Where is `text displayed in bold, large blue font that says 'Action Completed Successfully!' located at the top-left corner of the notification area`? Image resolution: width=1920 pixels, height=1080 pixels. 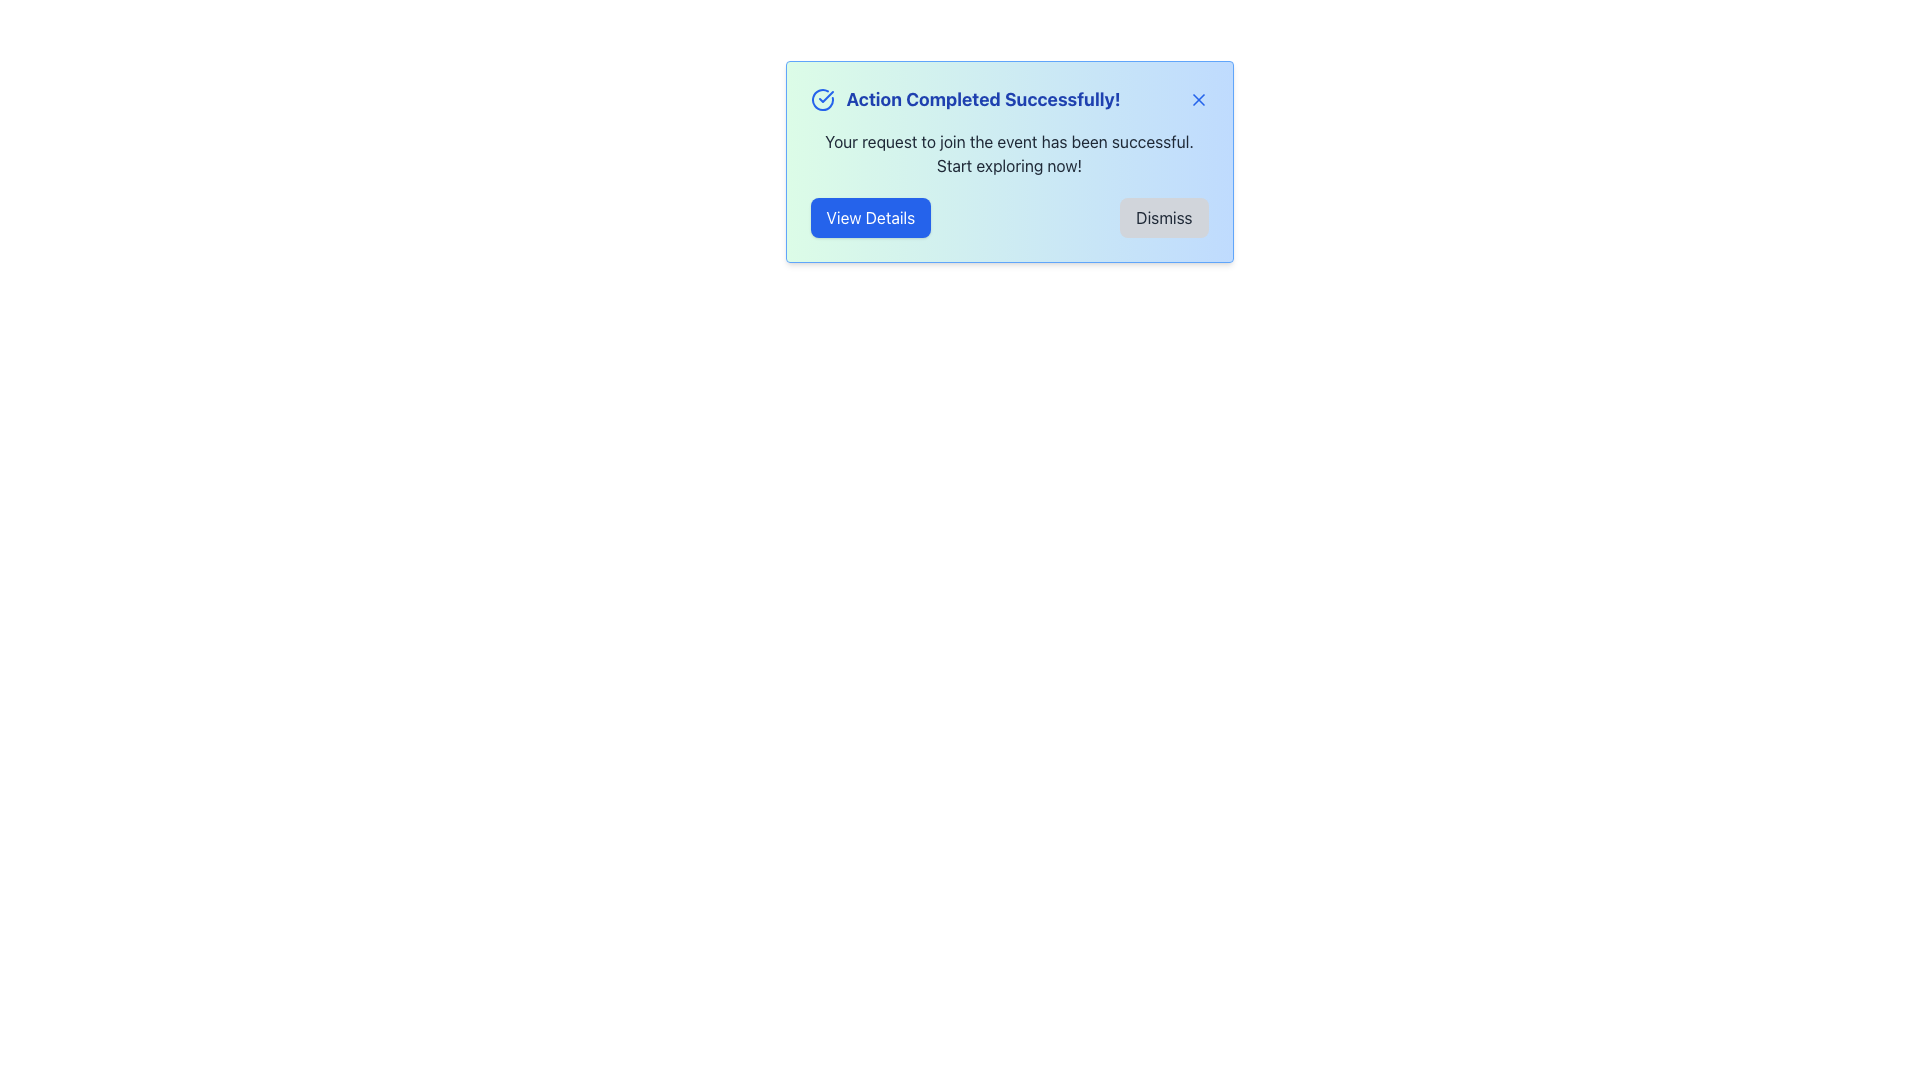 text displayed in bold, large blue font that says 'Action Completed Successfully!' located at the top-left corner of the notification area is located at coordinates (983, 100).